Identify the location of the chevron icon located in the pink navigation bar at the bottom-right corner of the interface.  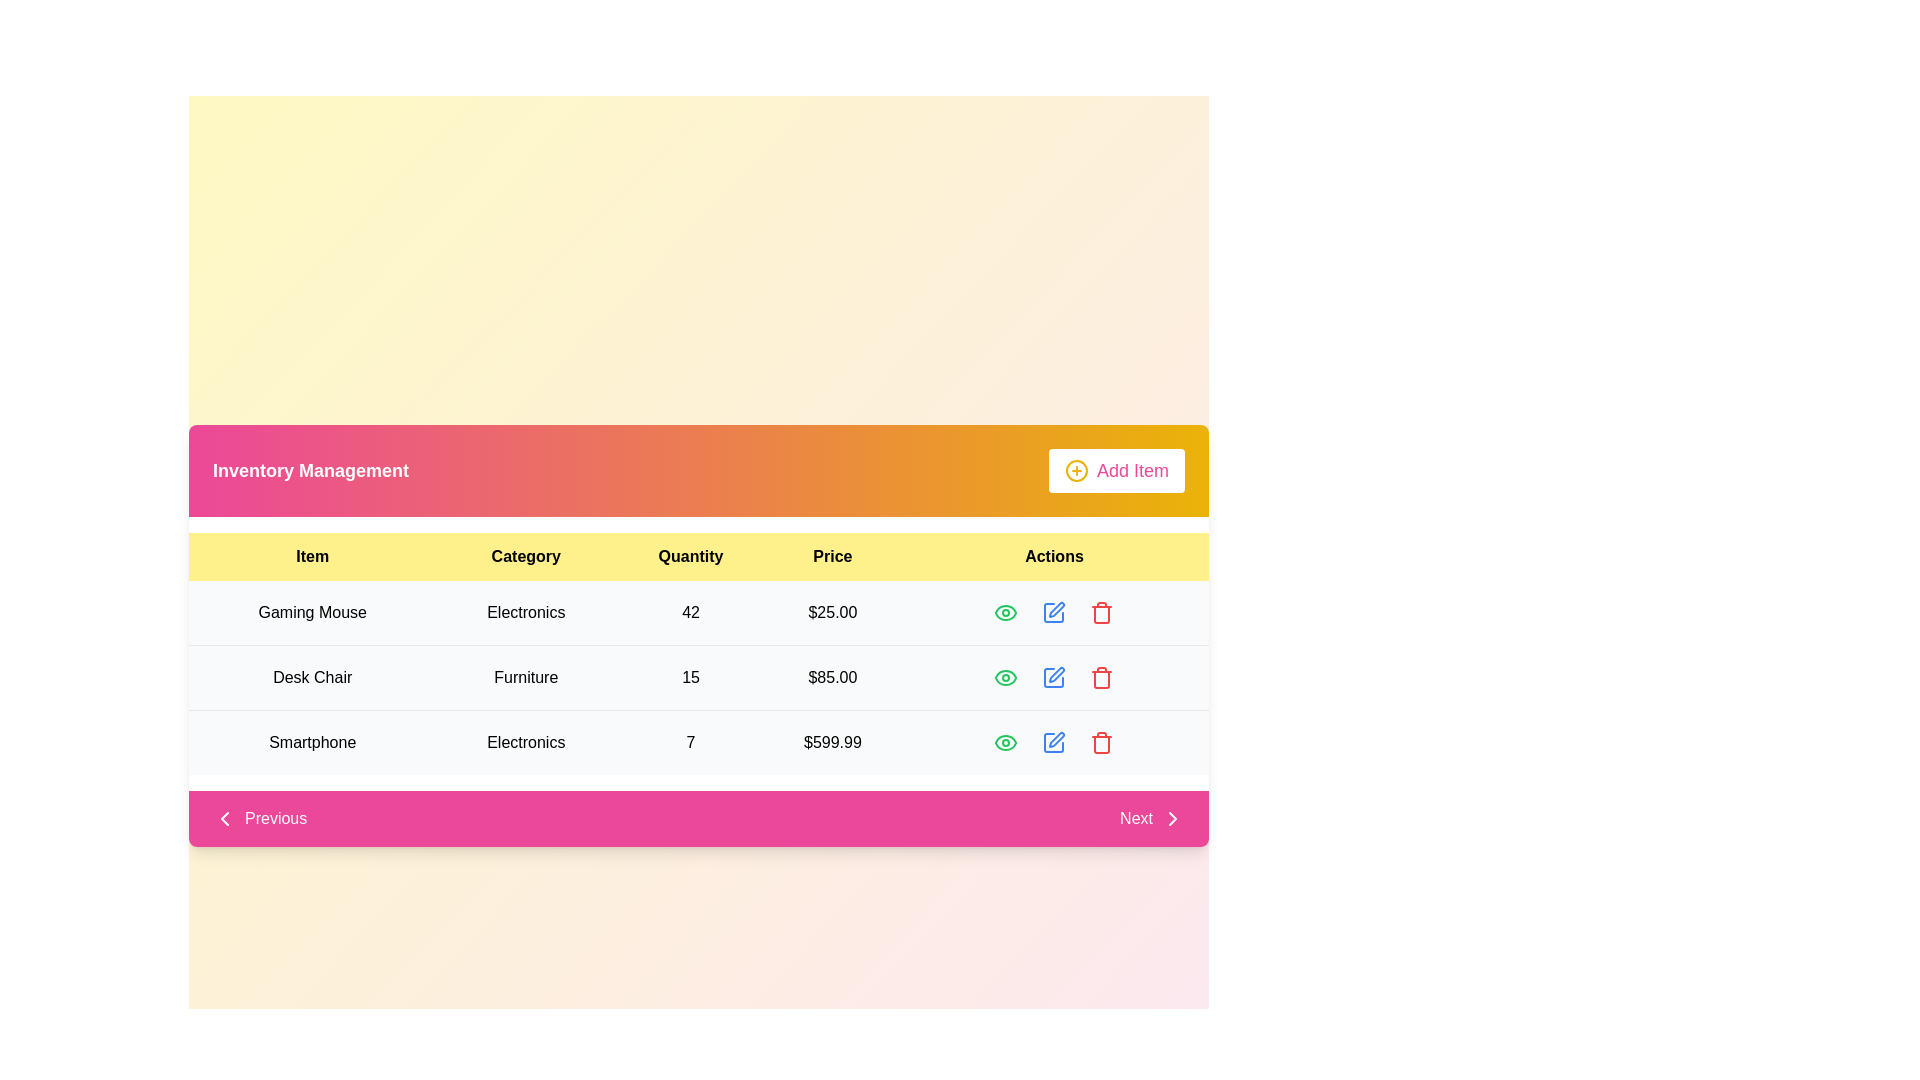
(1172, 818).